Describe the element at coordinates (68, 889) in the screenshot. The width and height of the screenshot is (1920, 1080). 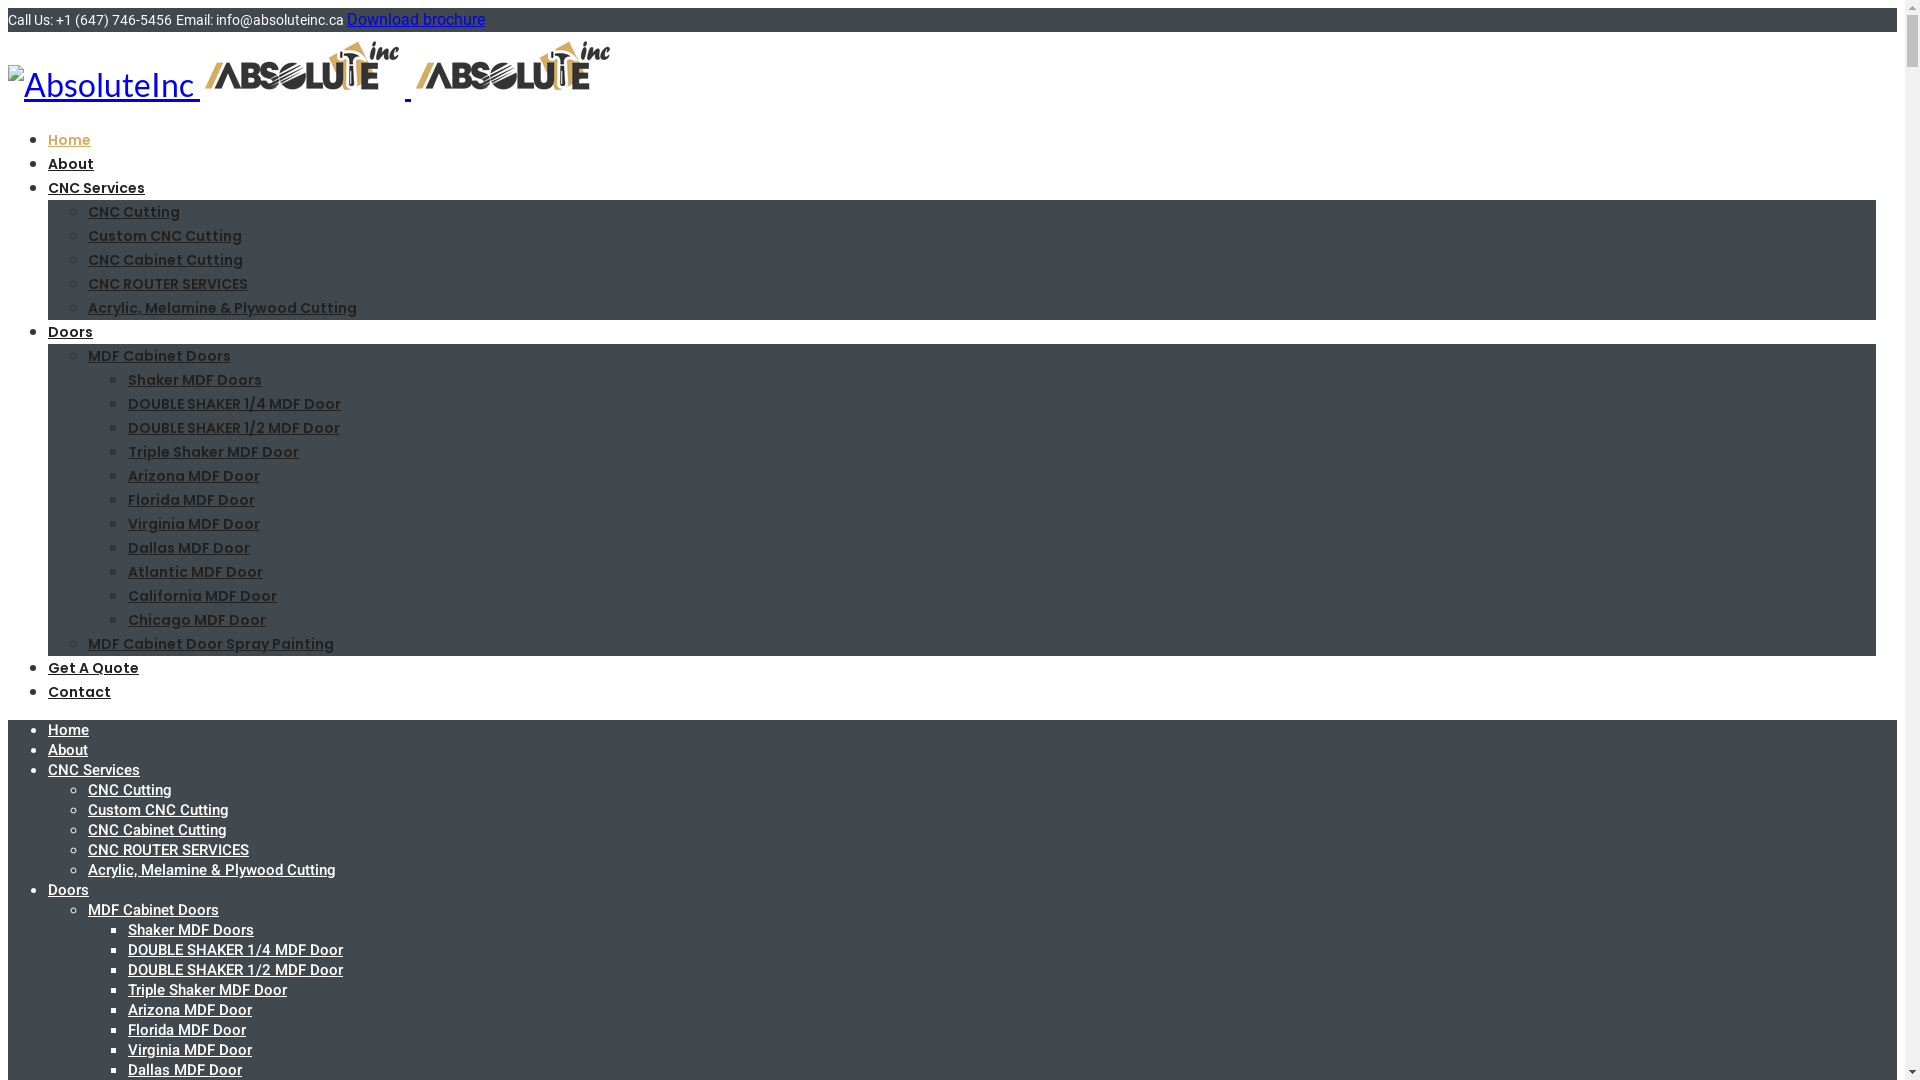
I see `'Doors'` at that location.